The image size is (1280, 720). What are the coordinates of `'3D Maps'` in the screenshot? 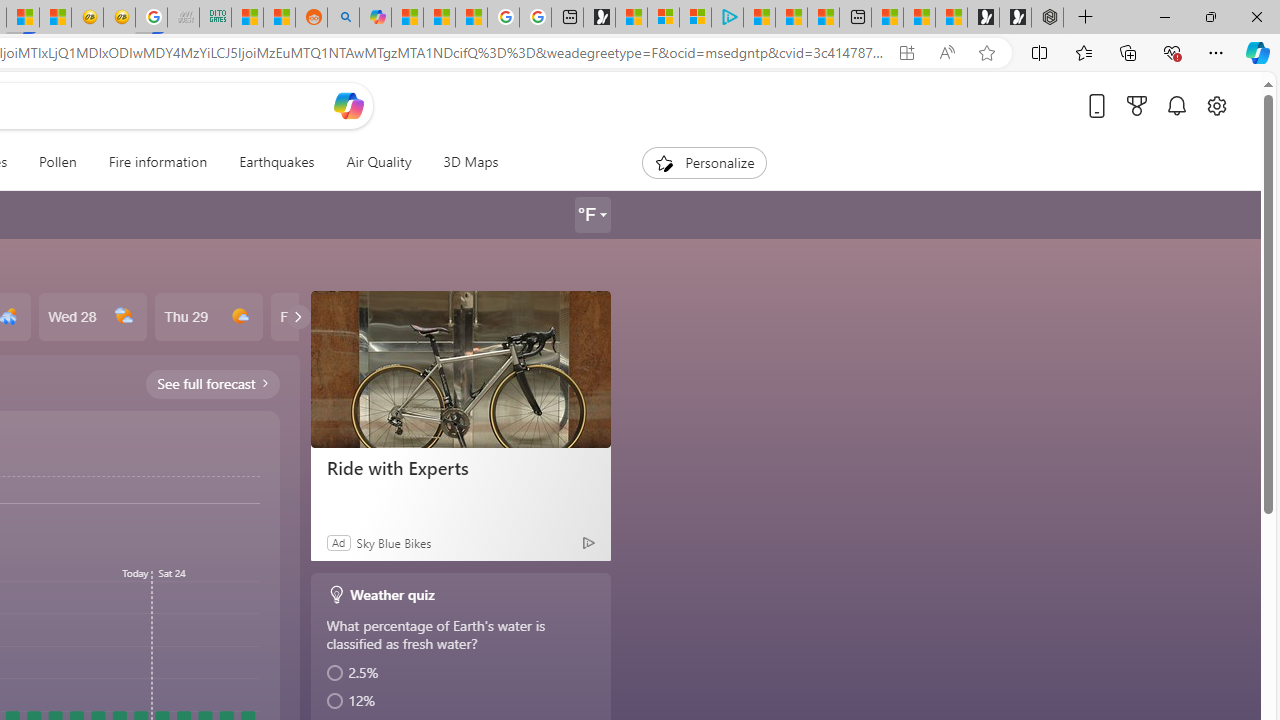 It's located at (470, 162).